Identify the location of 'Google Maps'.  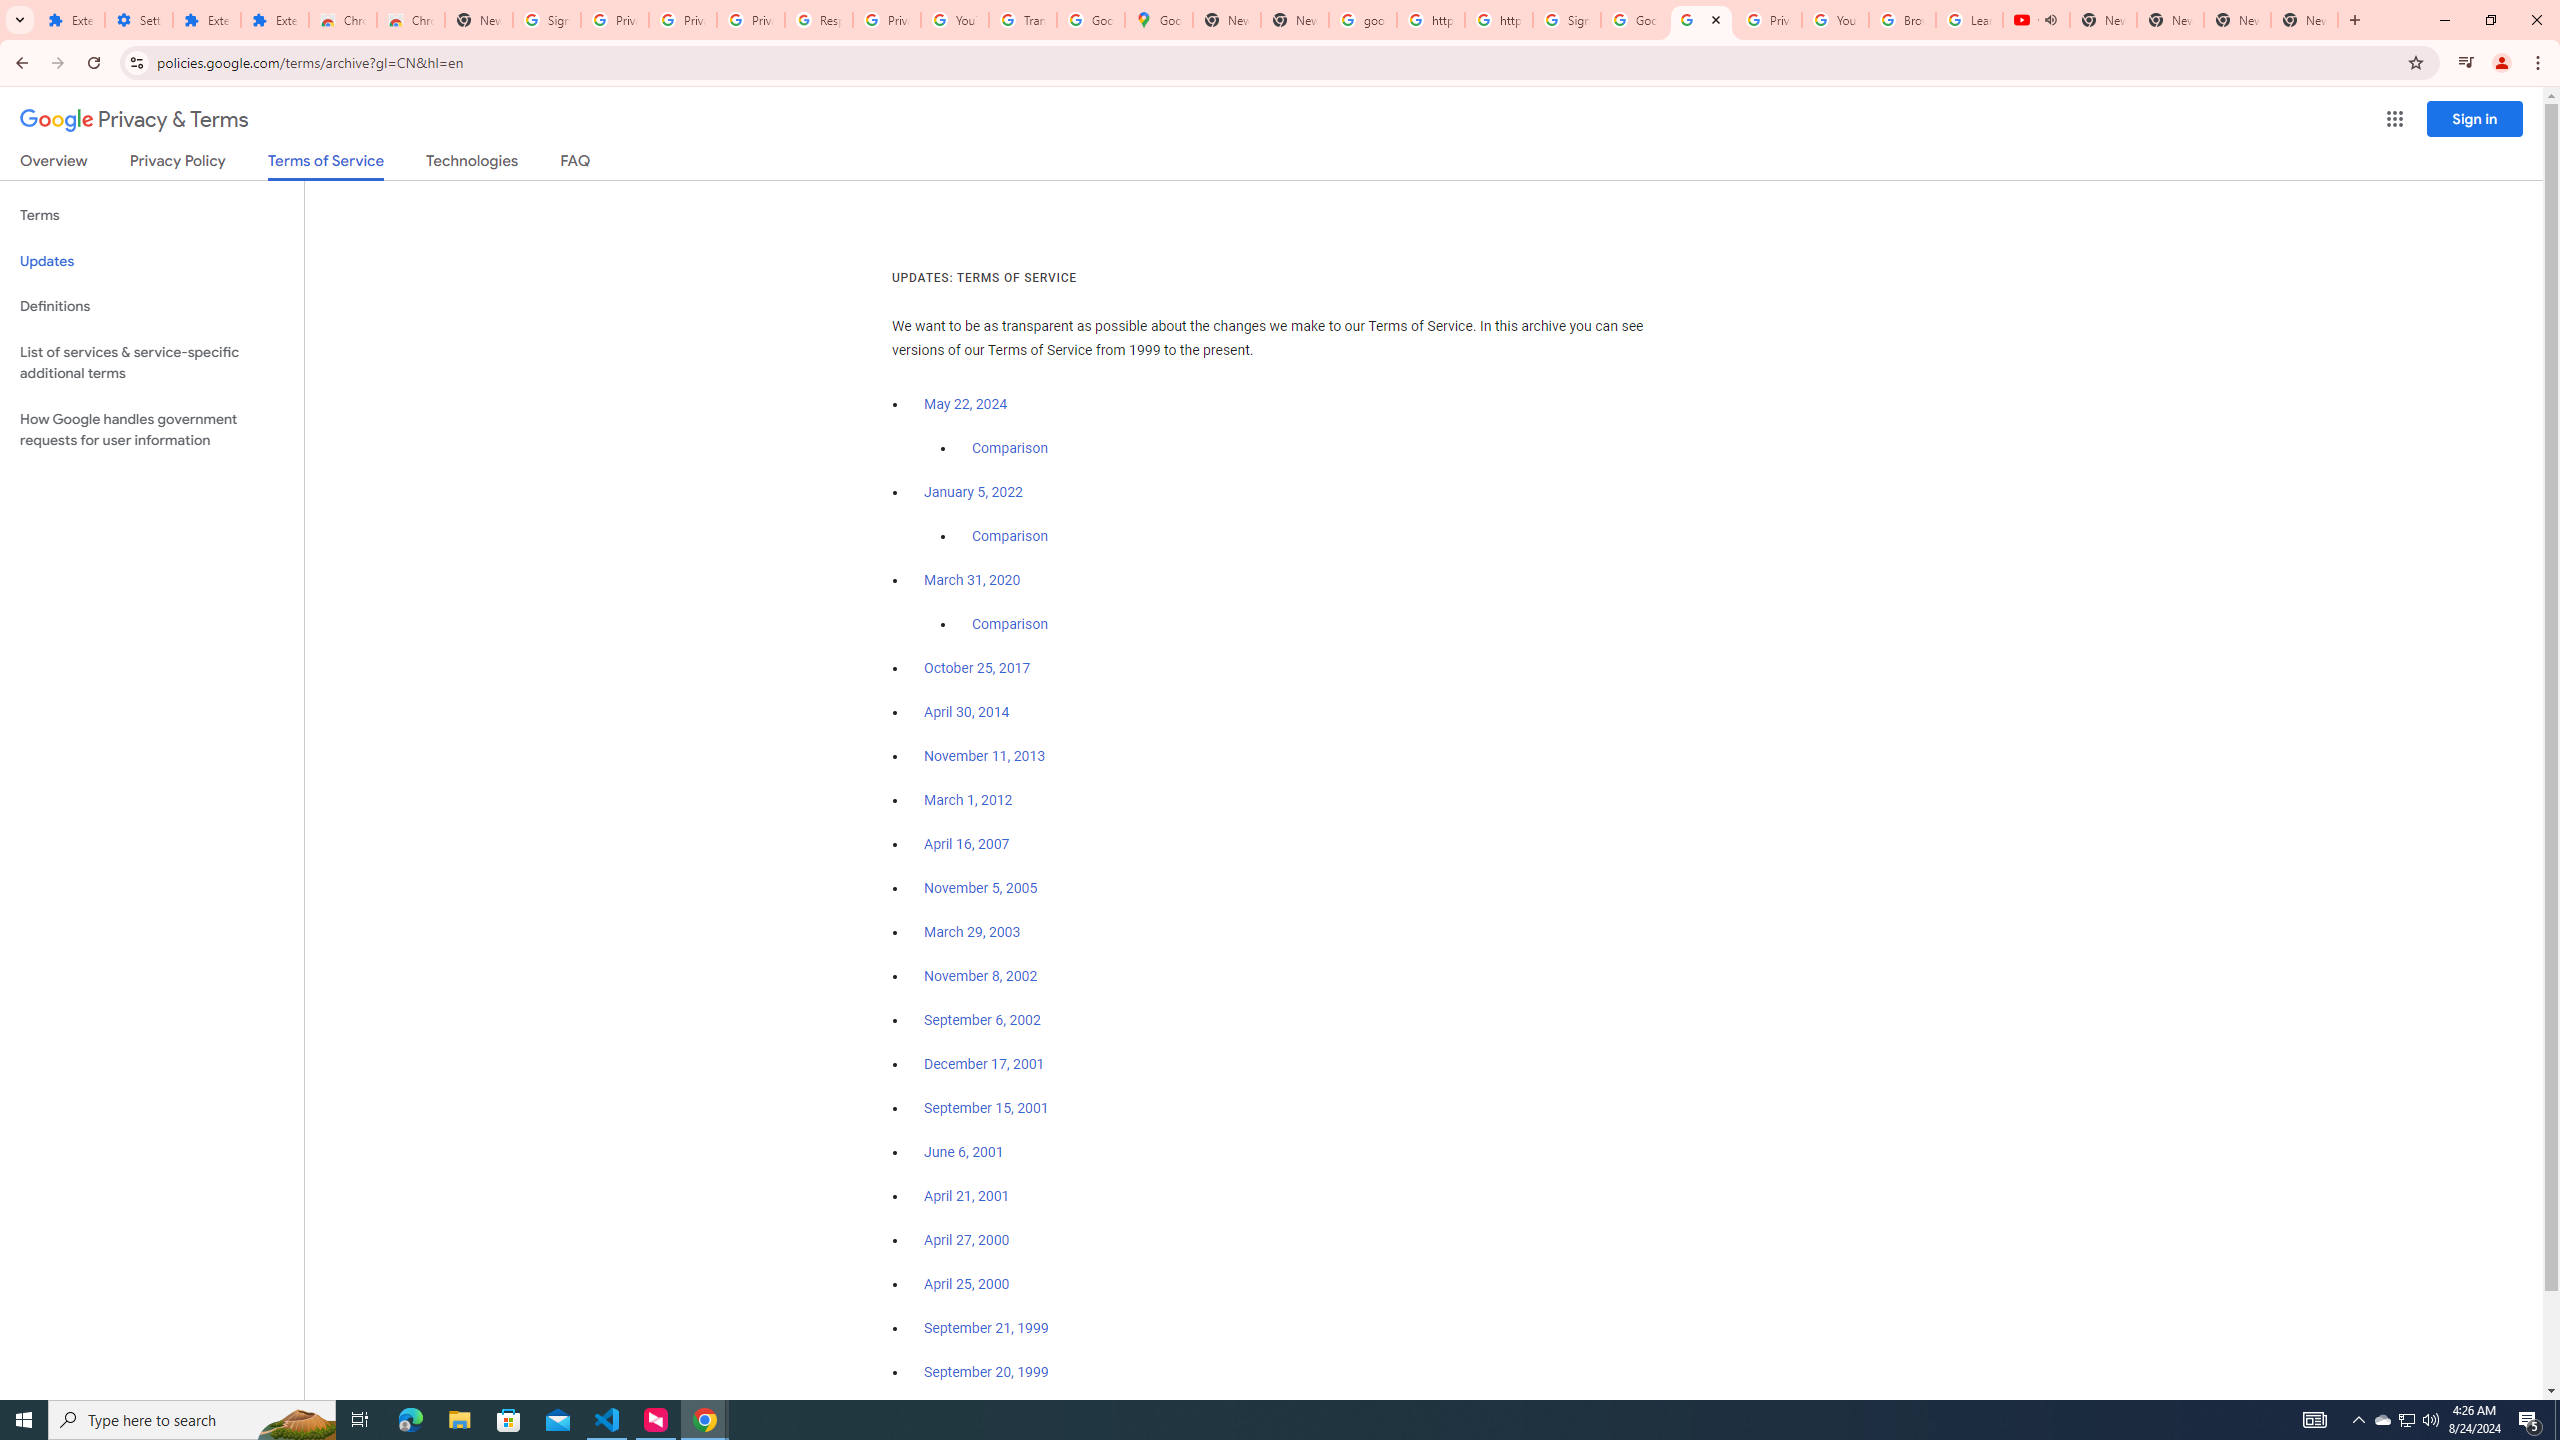
(1158, 19).